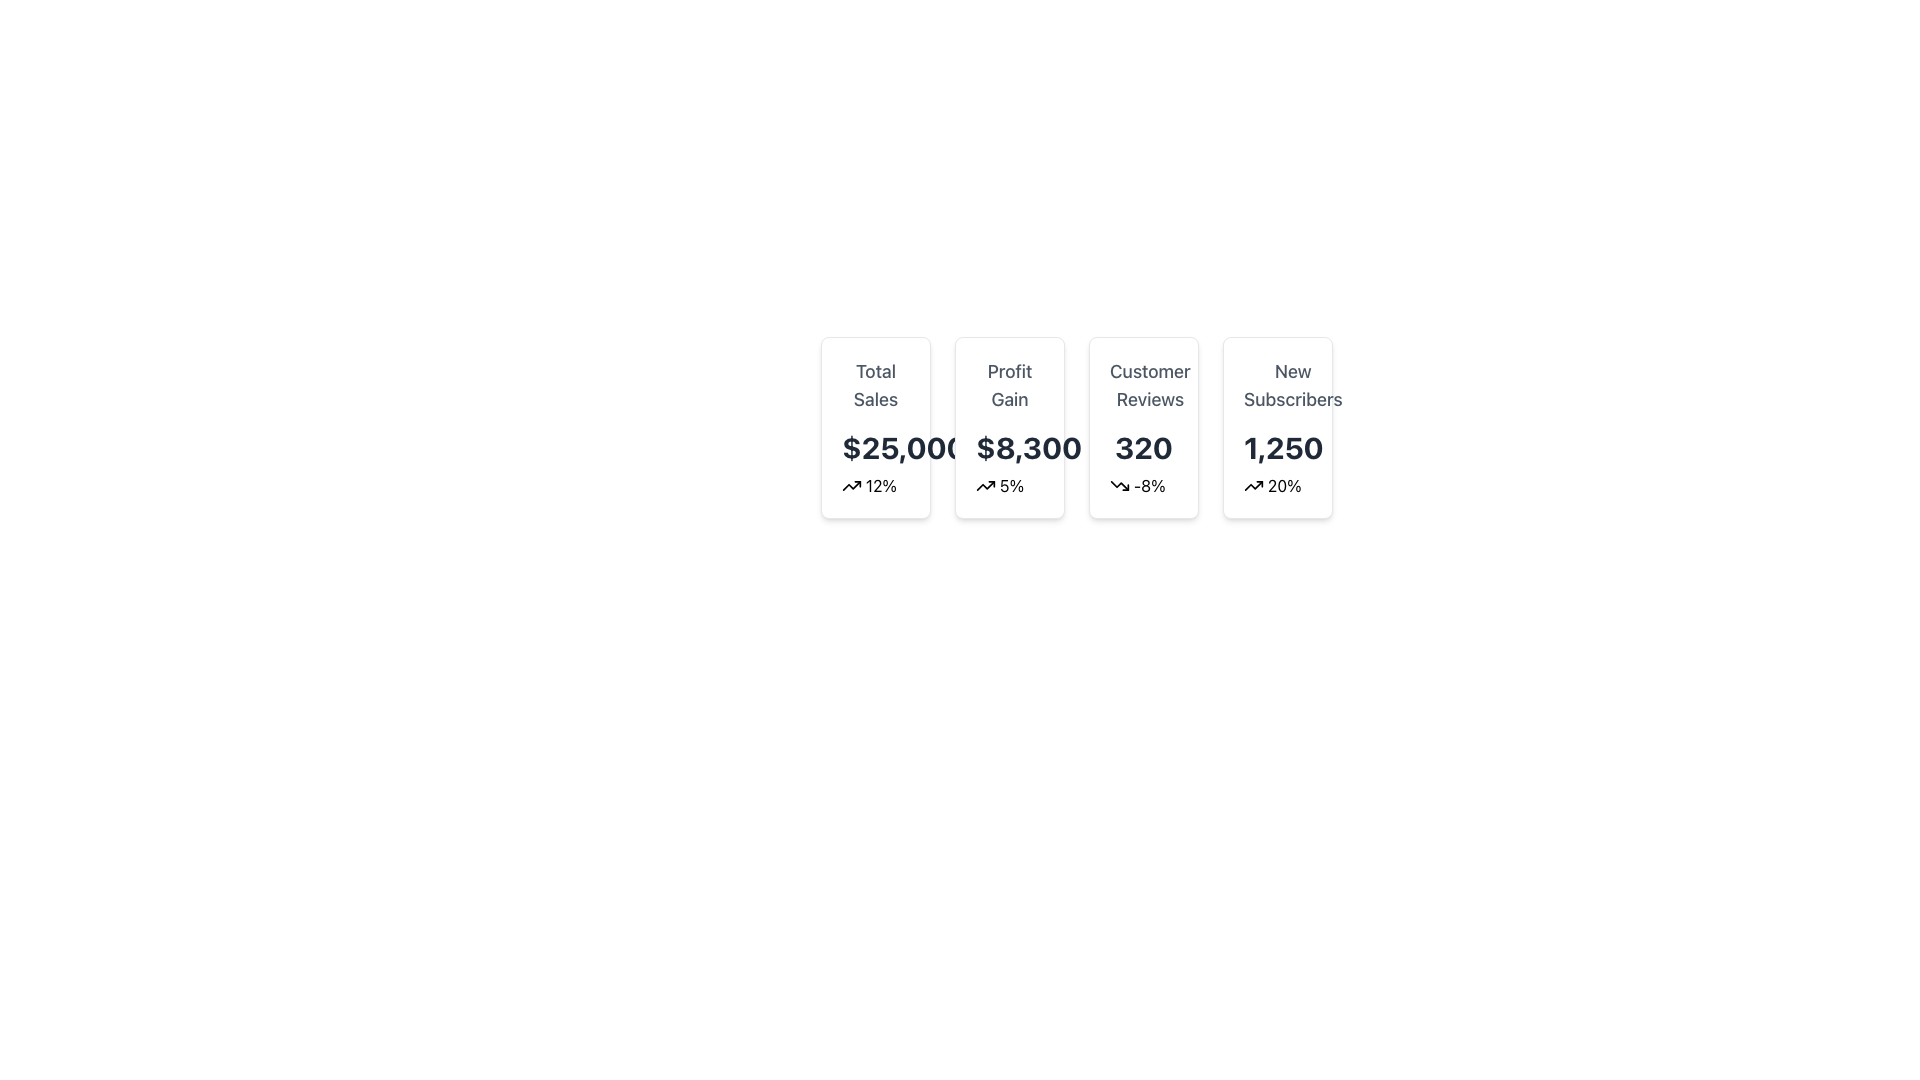 The width and height of the screenshot is (1920, 1080). Describe the element at coordinates (1143, 486) in the screenshot. I see `information displayed in the small horizontal grouping containing a downward arrow icon and the text '-8%' in red bold font, located within the 'Customer Reviews' card, below the number '320'` at that location.